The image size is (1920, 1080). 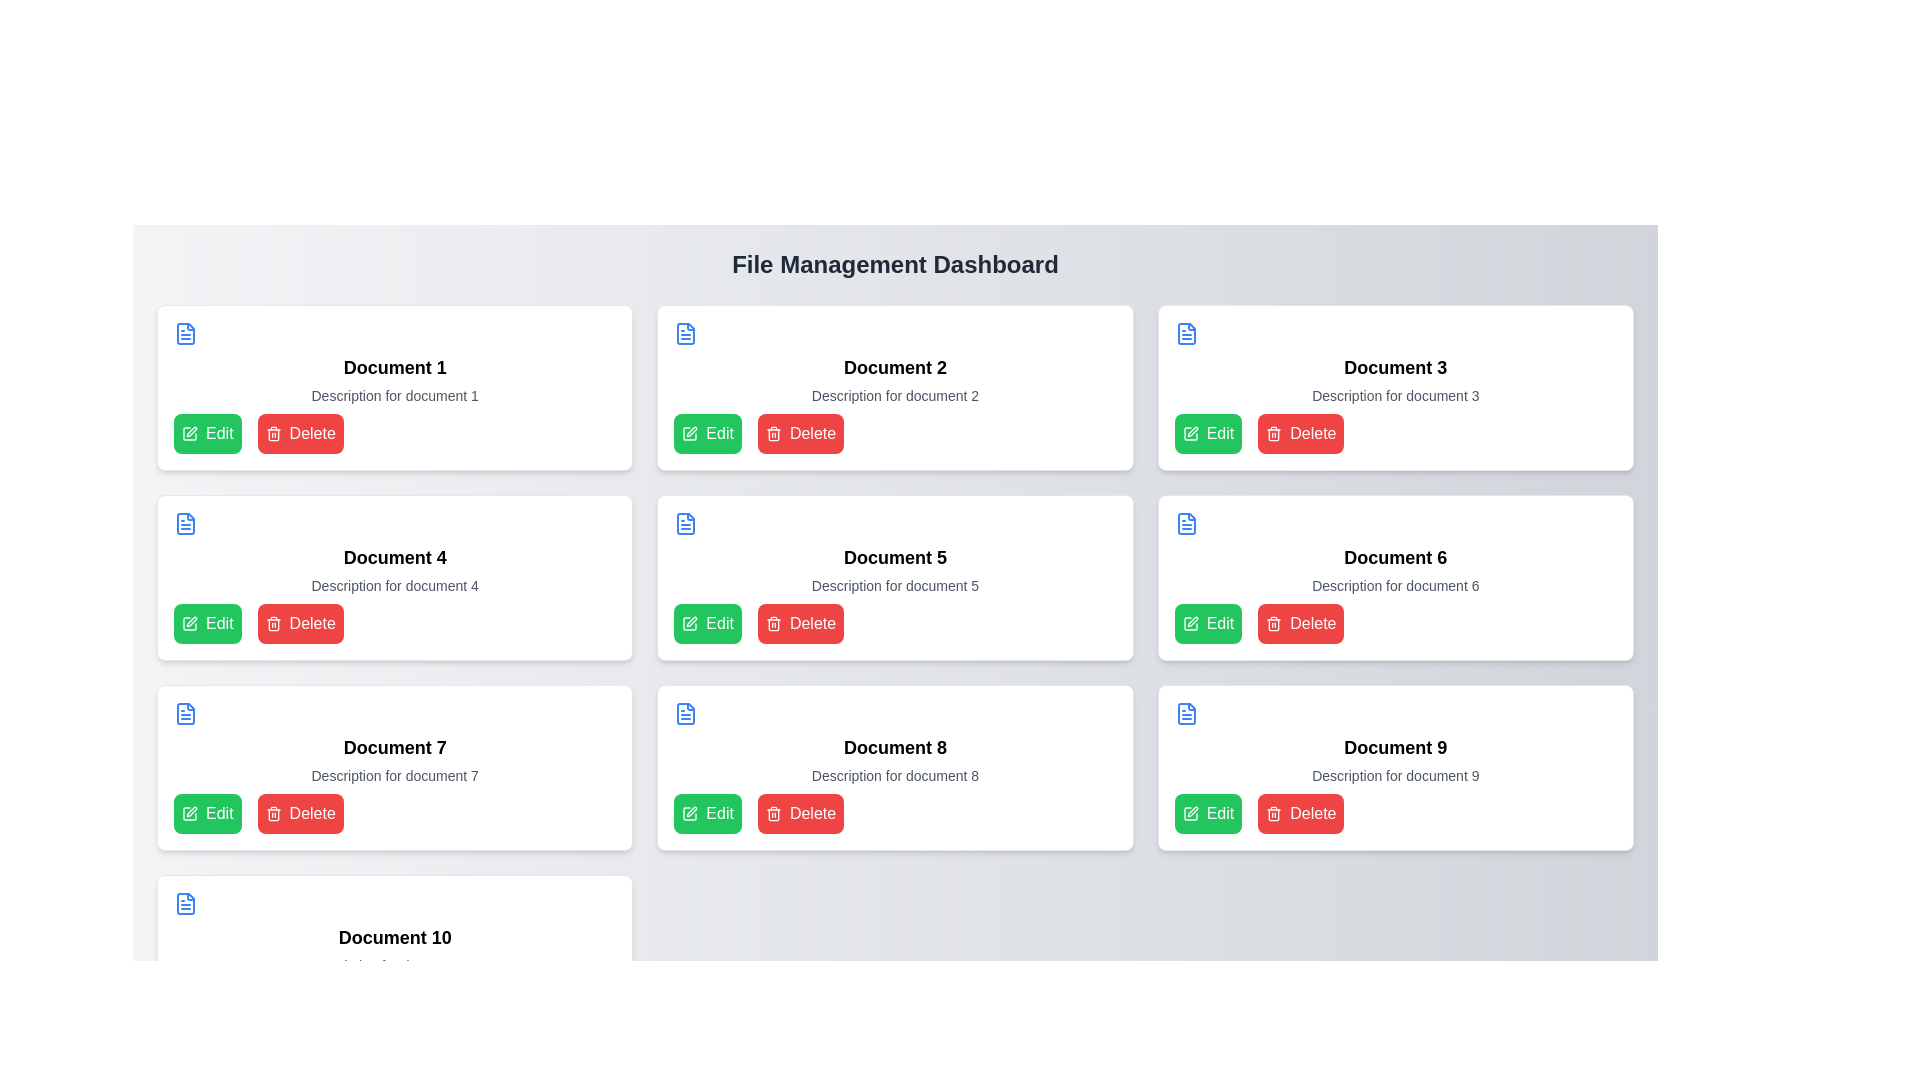 What do you see at coordinates (1273, 624) in the screenshot?
I see `the rectangular part of the trash icon to trigger tooltip effects or visual changes` at bounding box center [1273, 624].